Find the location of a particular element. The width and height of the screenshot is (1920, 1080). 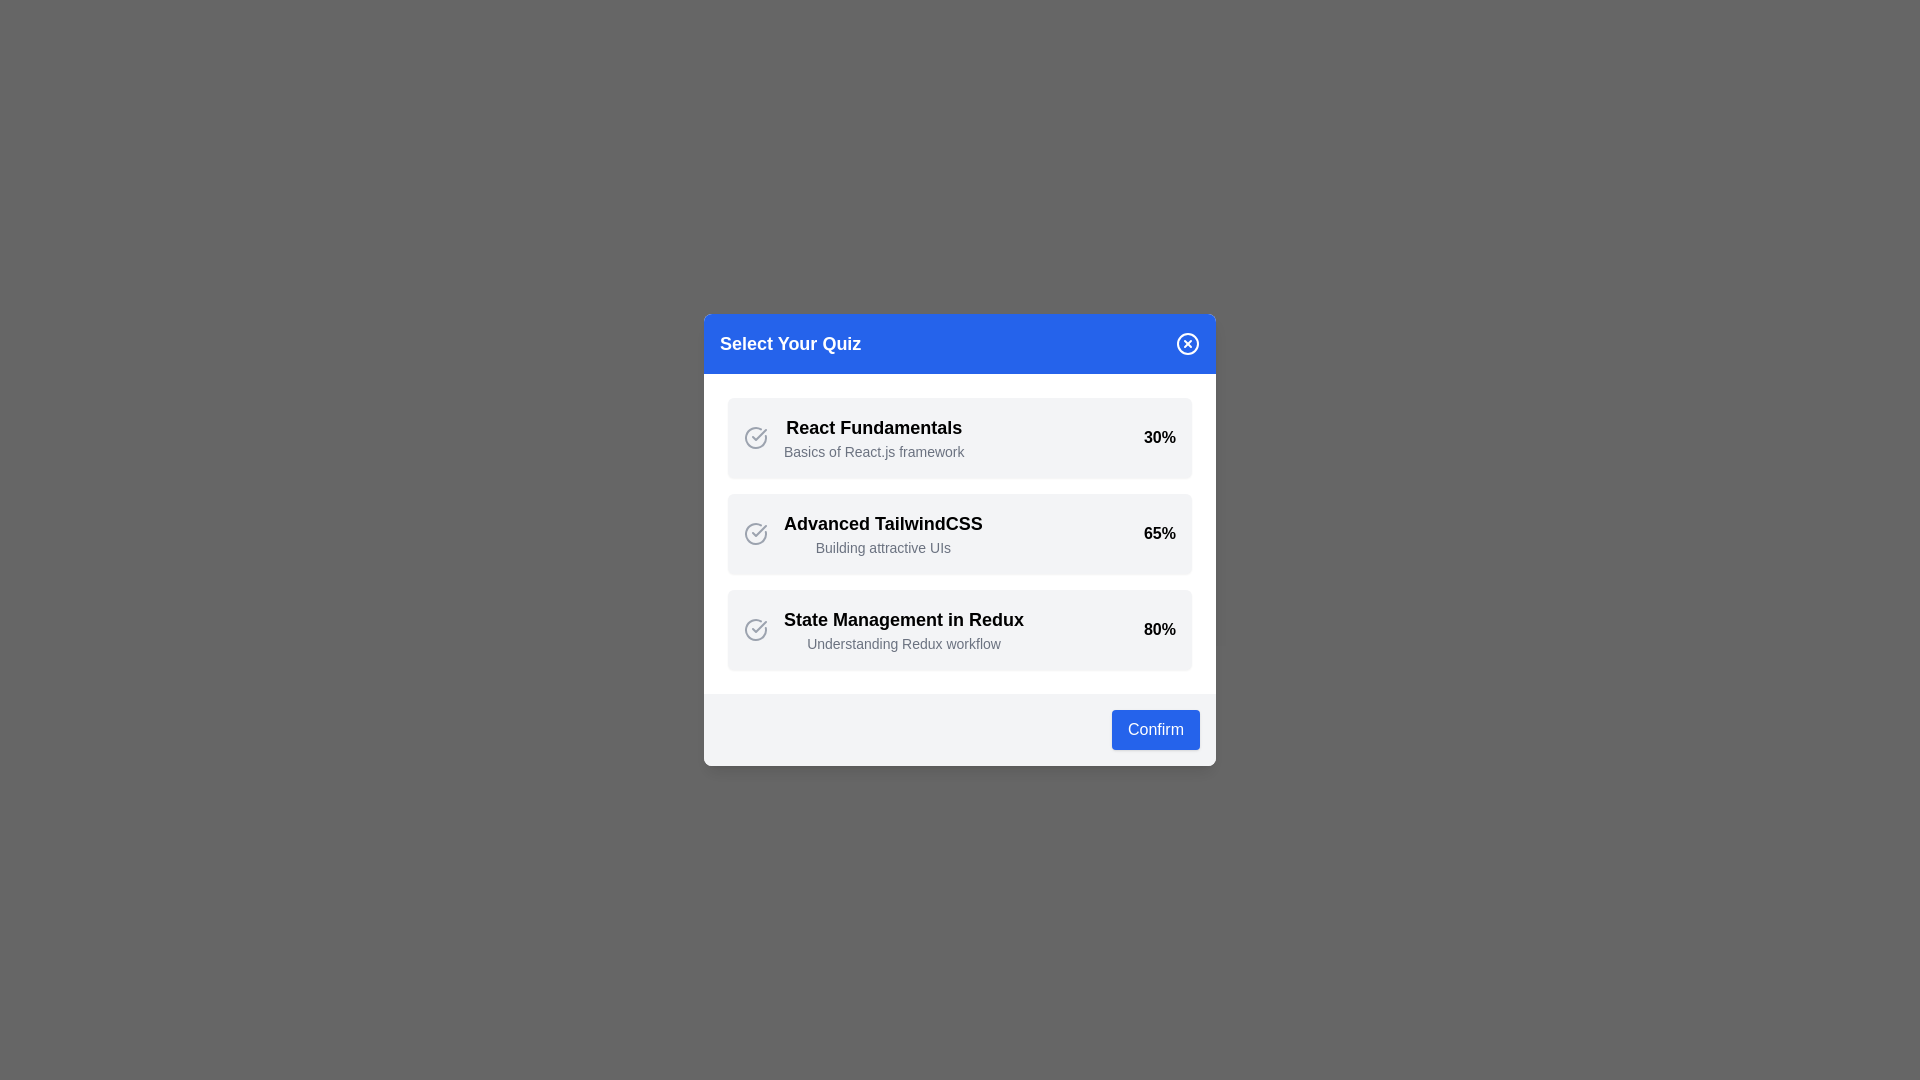

the close button to close the dialog is located at coordinates (1188, 342).